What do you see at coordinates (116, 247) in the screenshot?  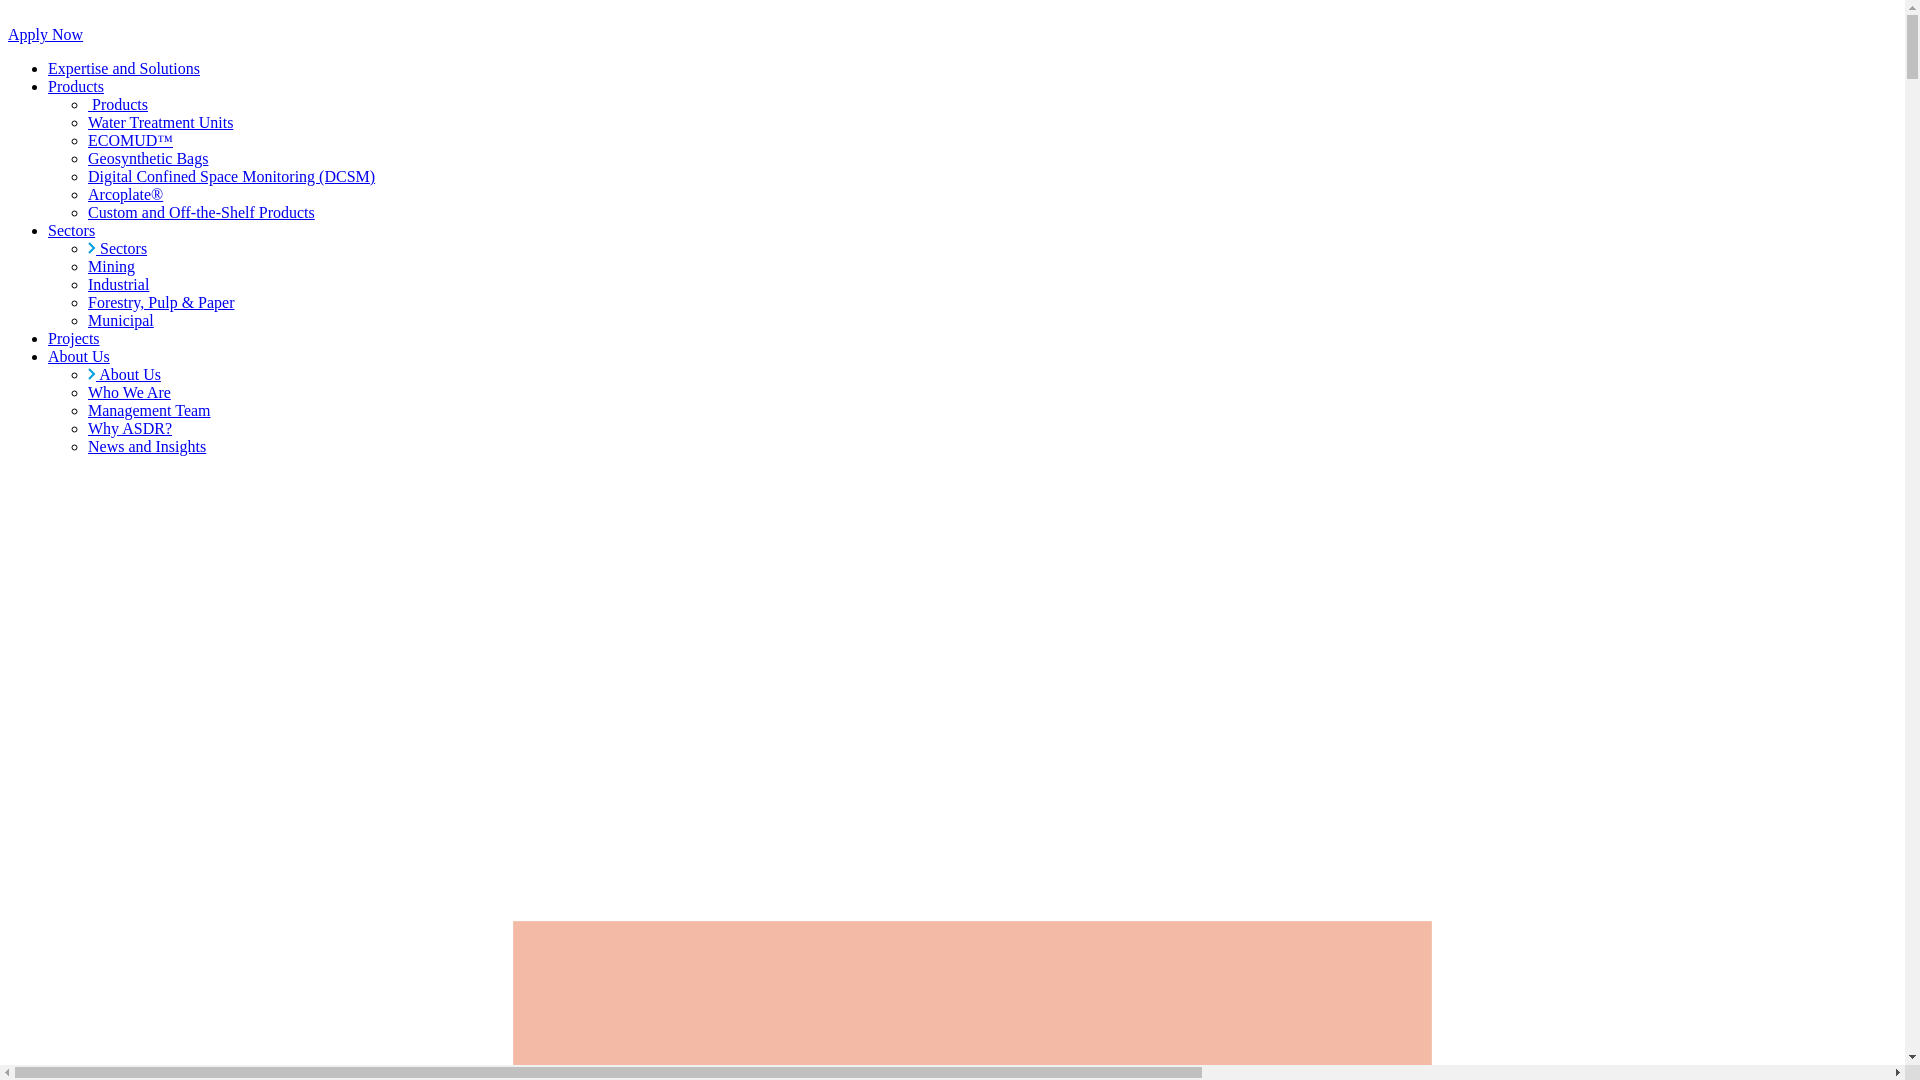 I see `'Sectors'` at bounding box center [116, 247].